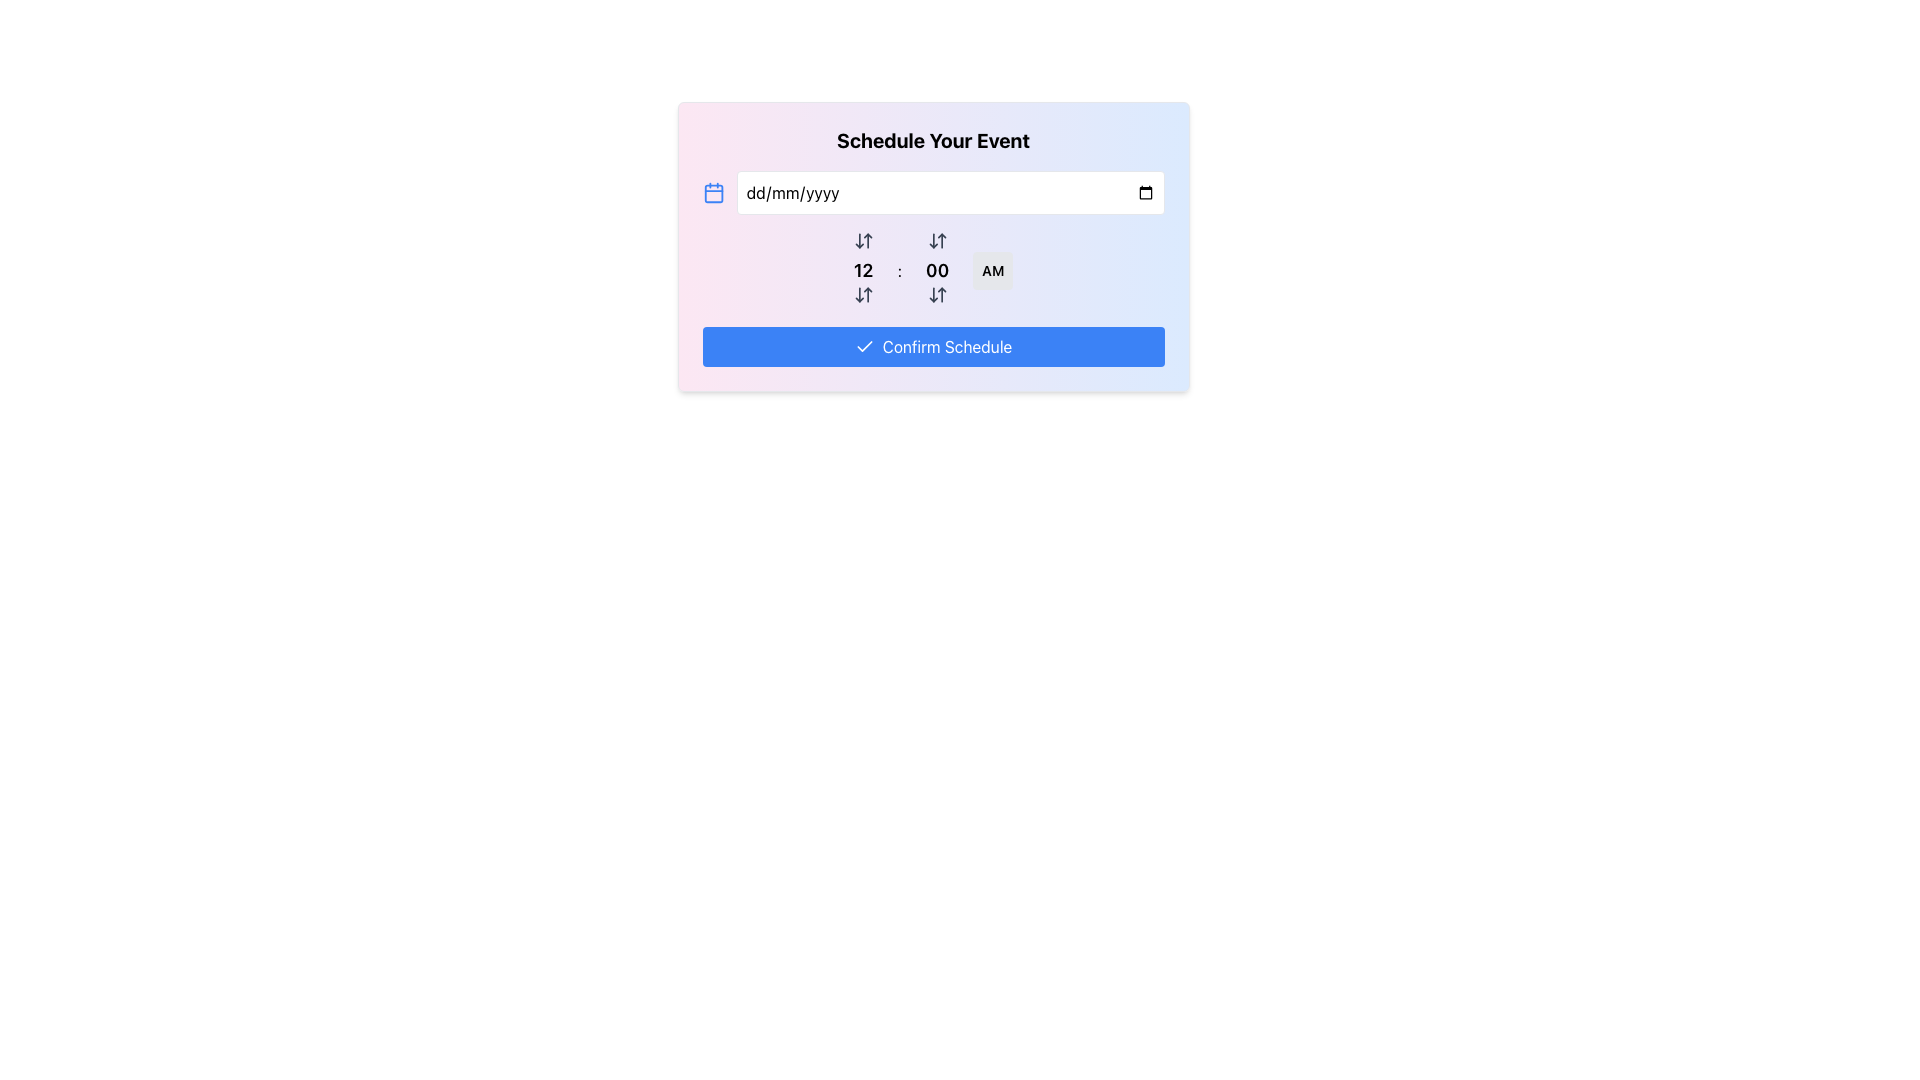 This screenshot has width=1920, height=1080. What do you see at coordinates (936, 239) in the screenshot?
I see `the icon button located in the time selection section of the scheduling card to interact with it` at bounding box center [936, 239].